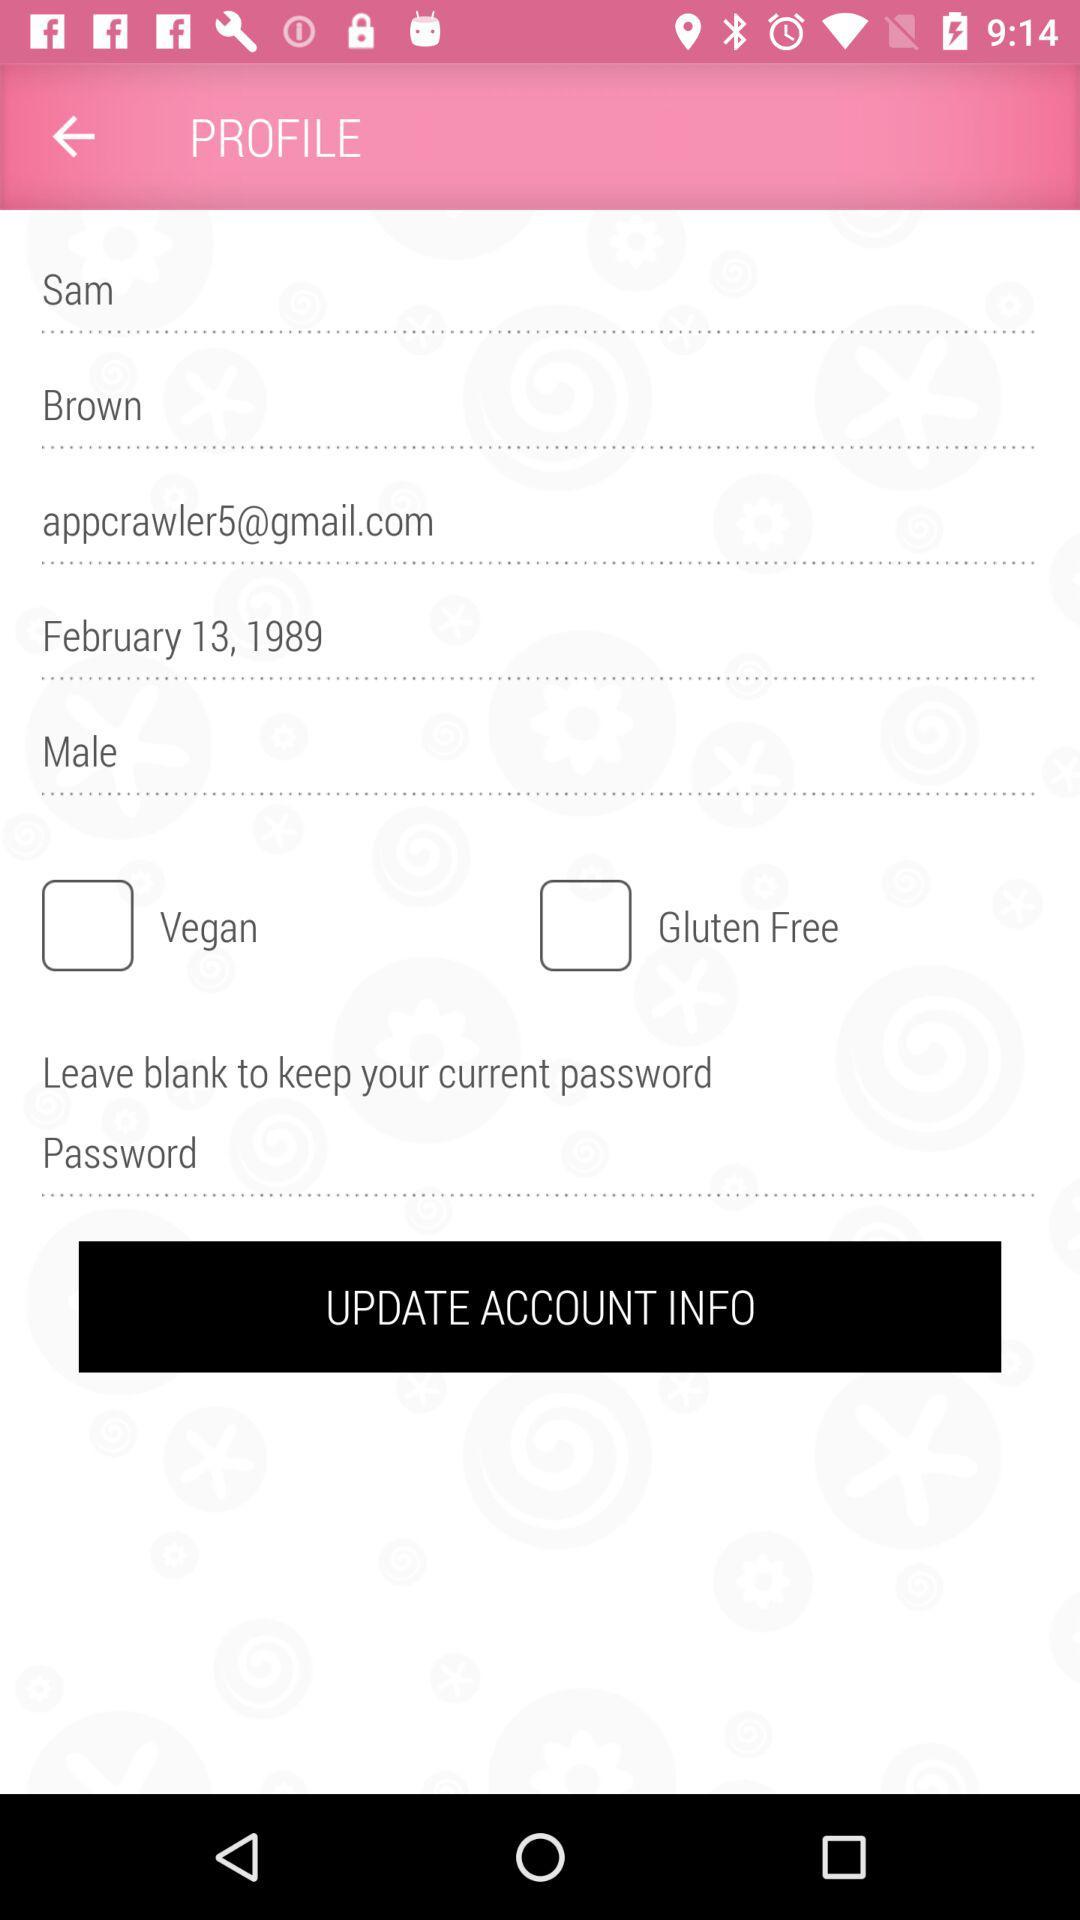 The image size is (1080, 1920). Describe the element at coordinates (540, 529) in the screenshot. I see `the appcrawler5@gmail.com item` at that location.